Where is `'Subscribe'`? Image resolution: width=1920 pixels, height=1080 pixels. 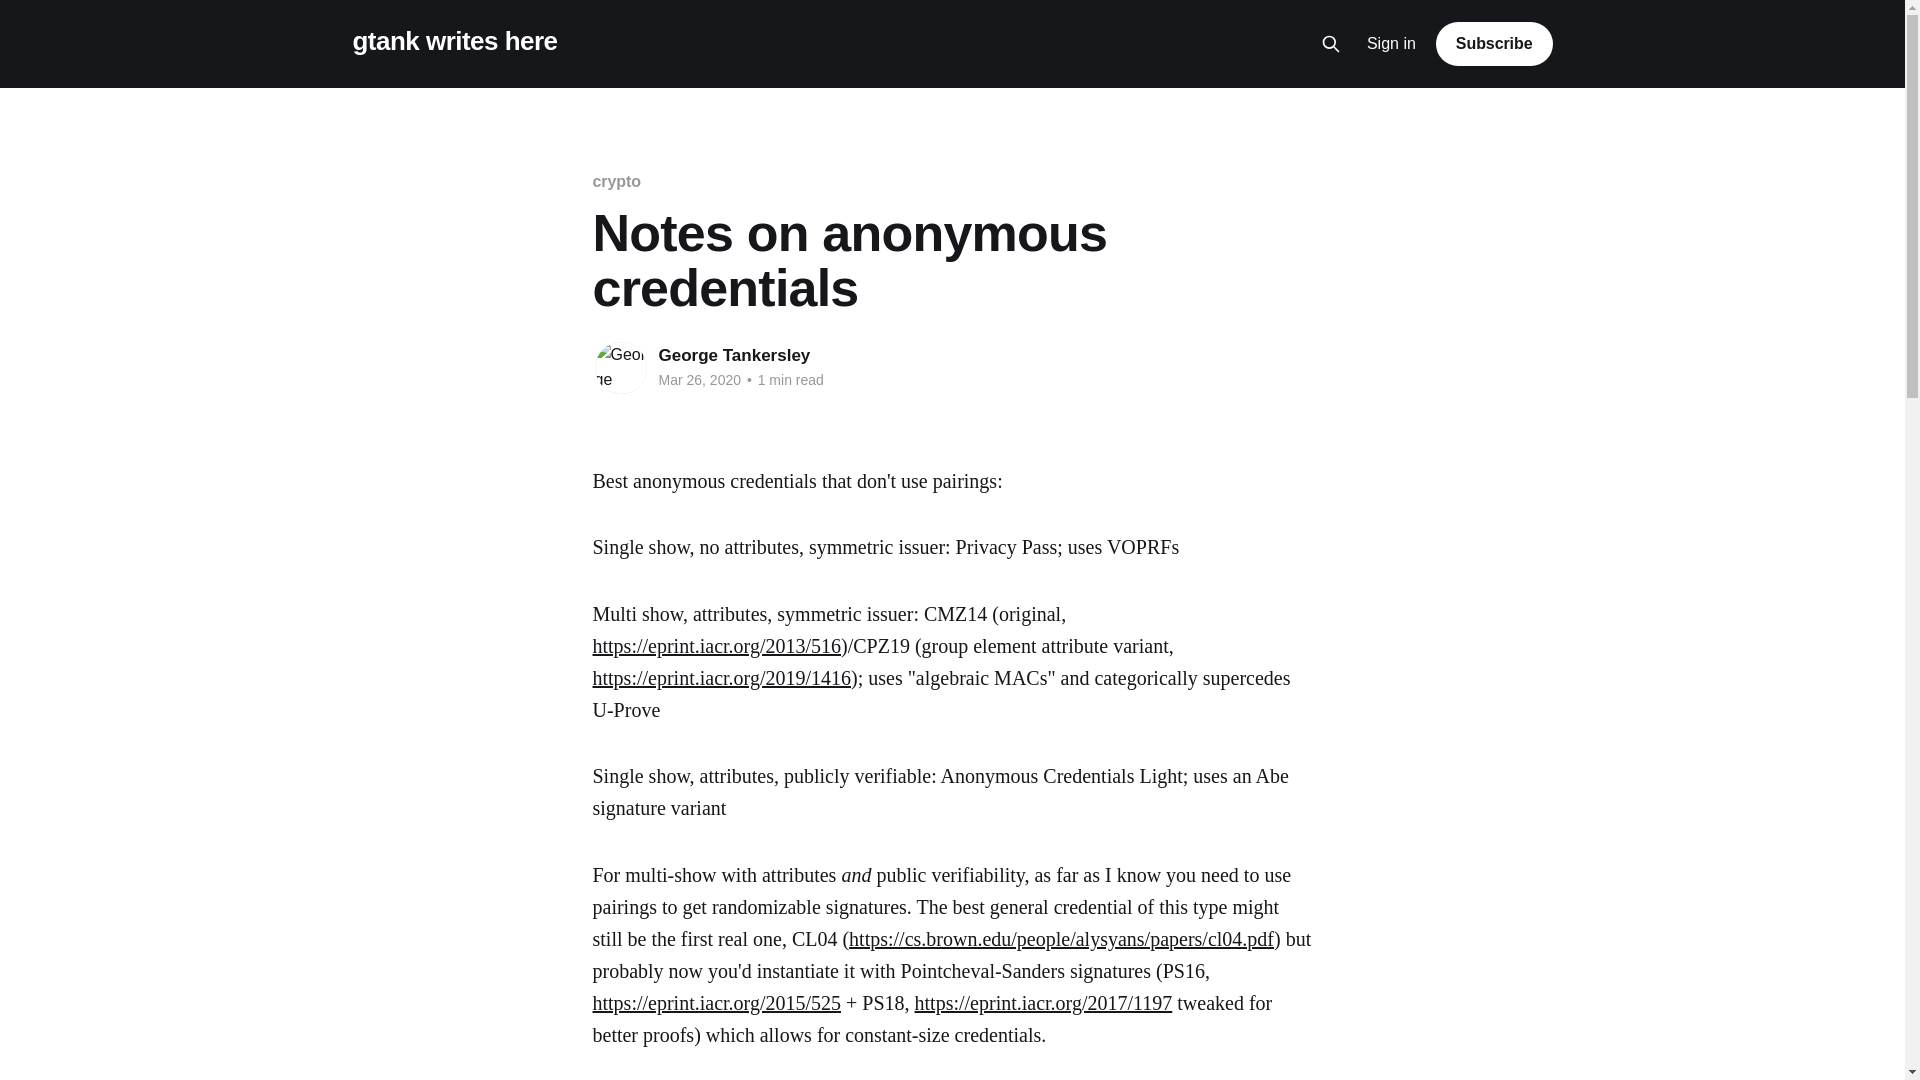 'Subscribe' is located at coordinates (1434, 43).